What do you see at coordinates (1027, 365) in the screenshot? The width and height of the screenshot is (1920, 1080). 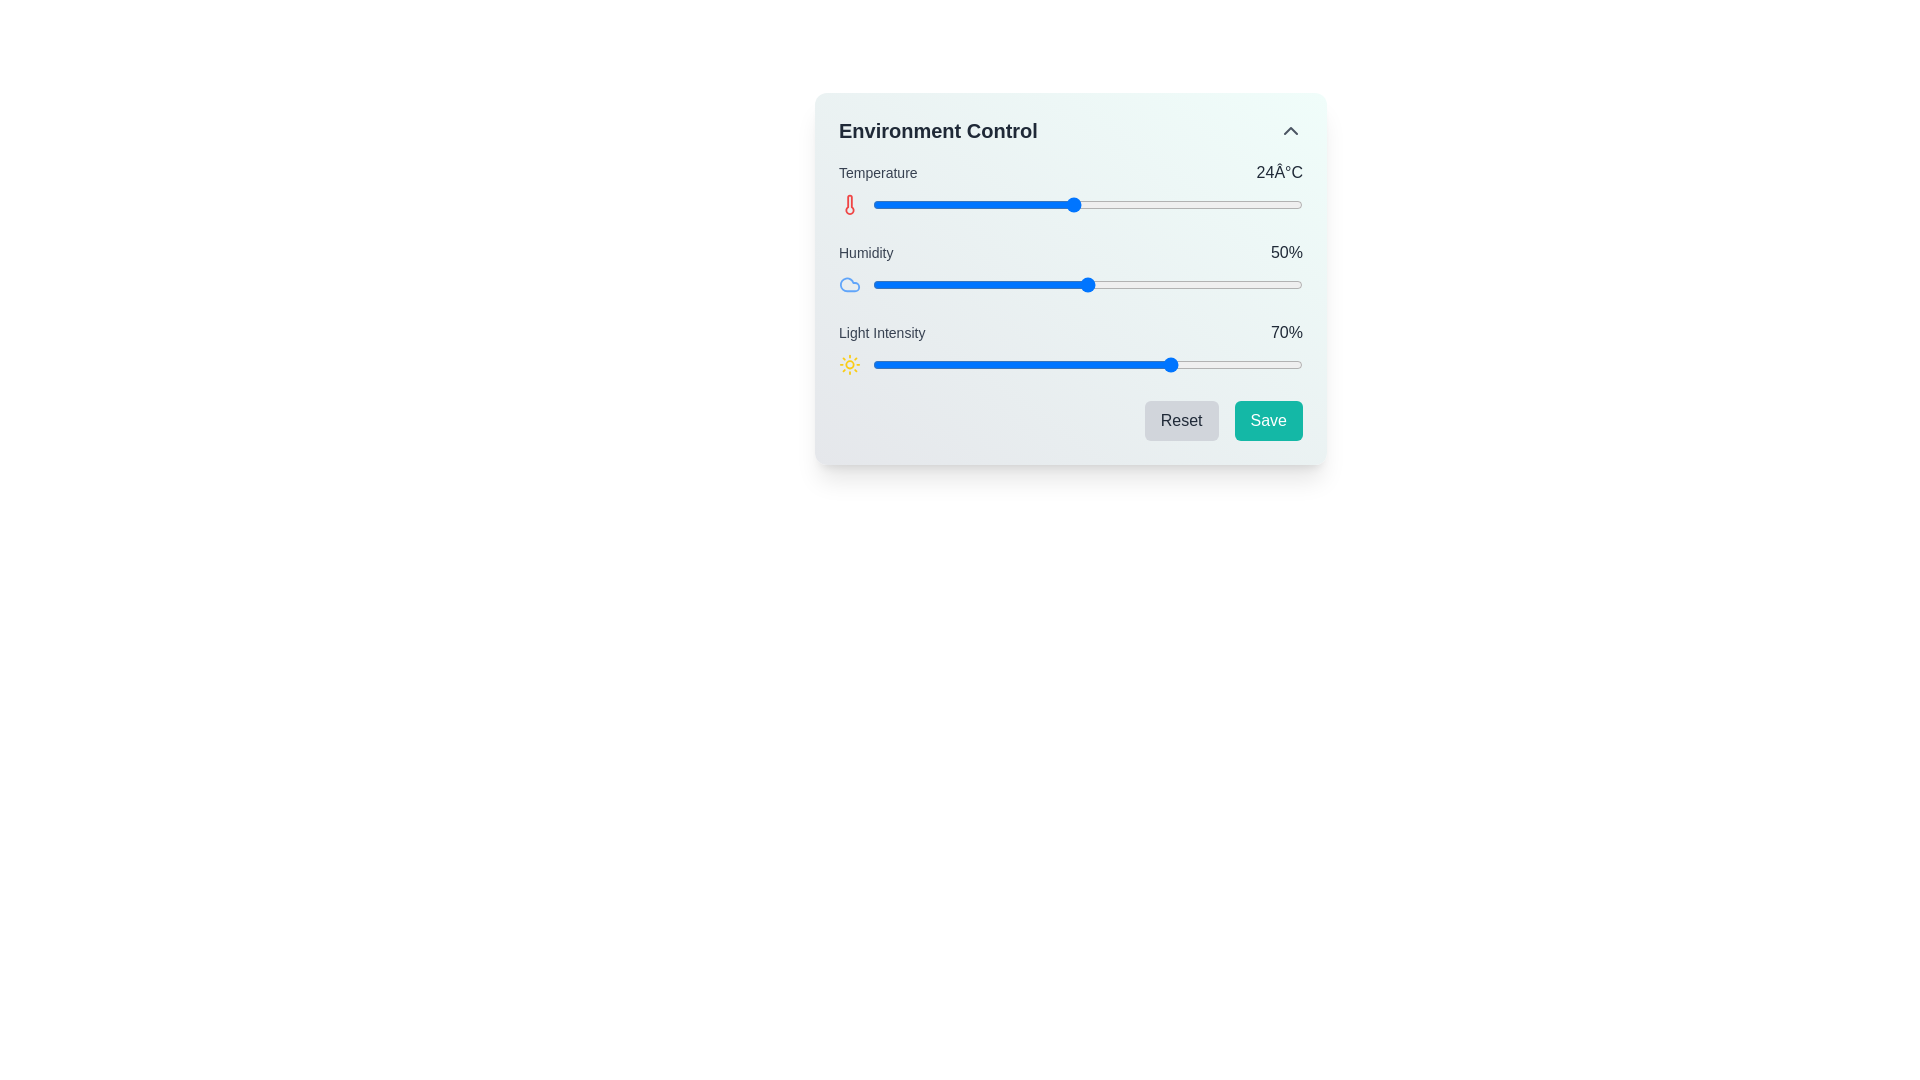 I see `light intensity` at bounding box center [1027, 365].